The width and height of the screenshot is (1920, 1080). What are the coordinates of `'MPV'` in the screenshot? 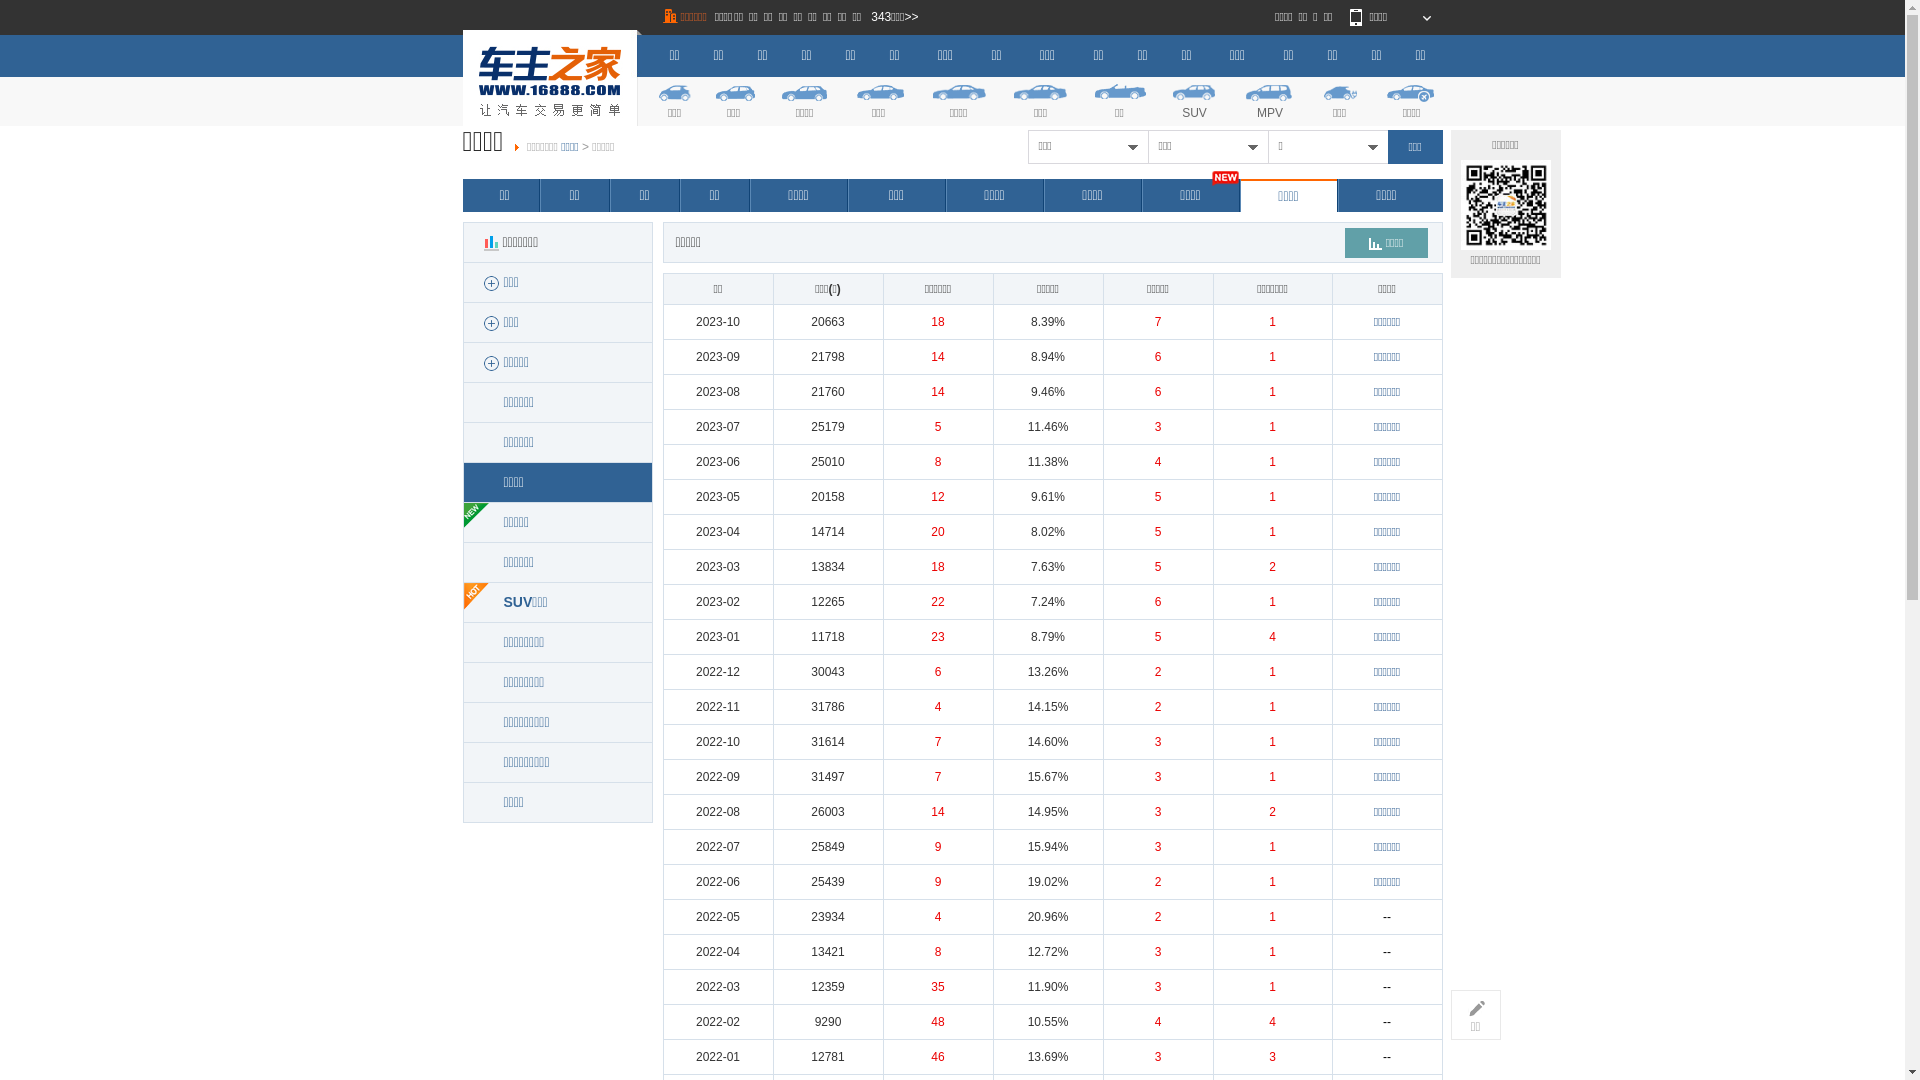 It's located at (1268, 99).